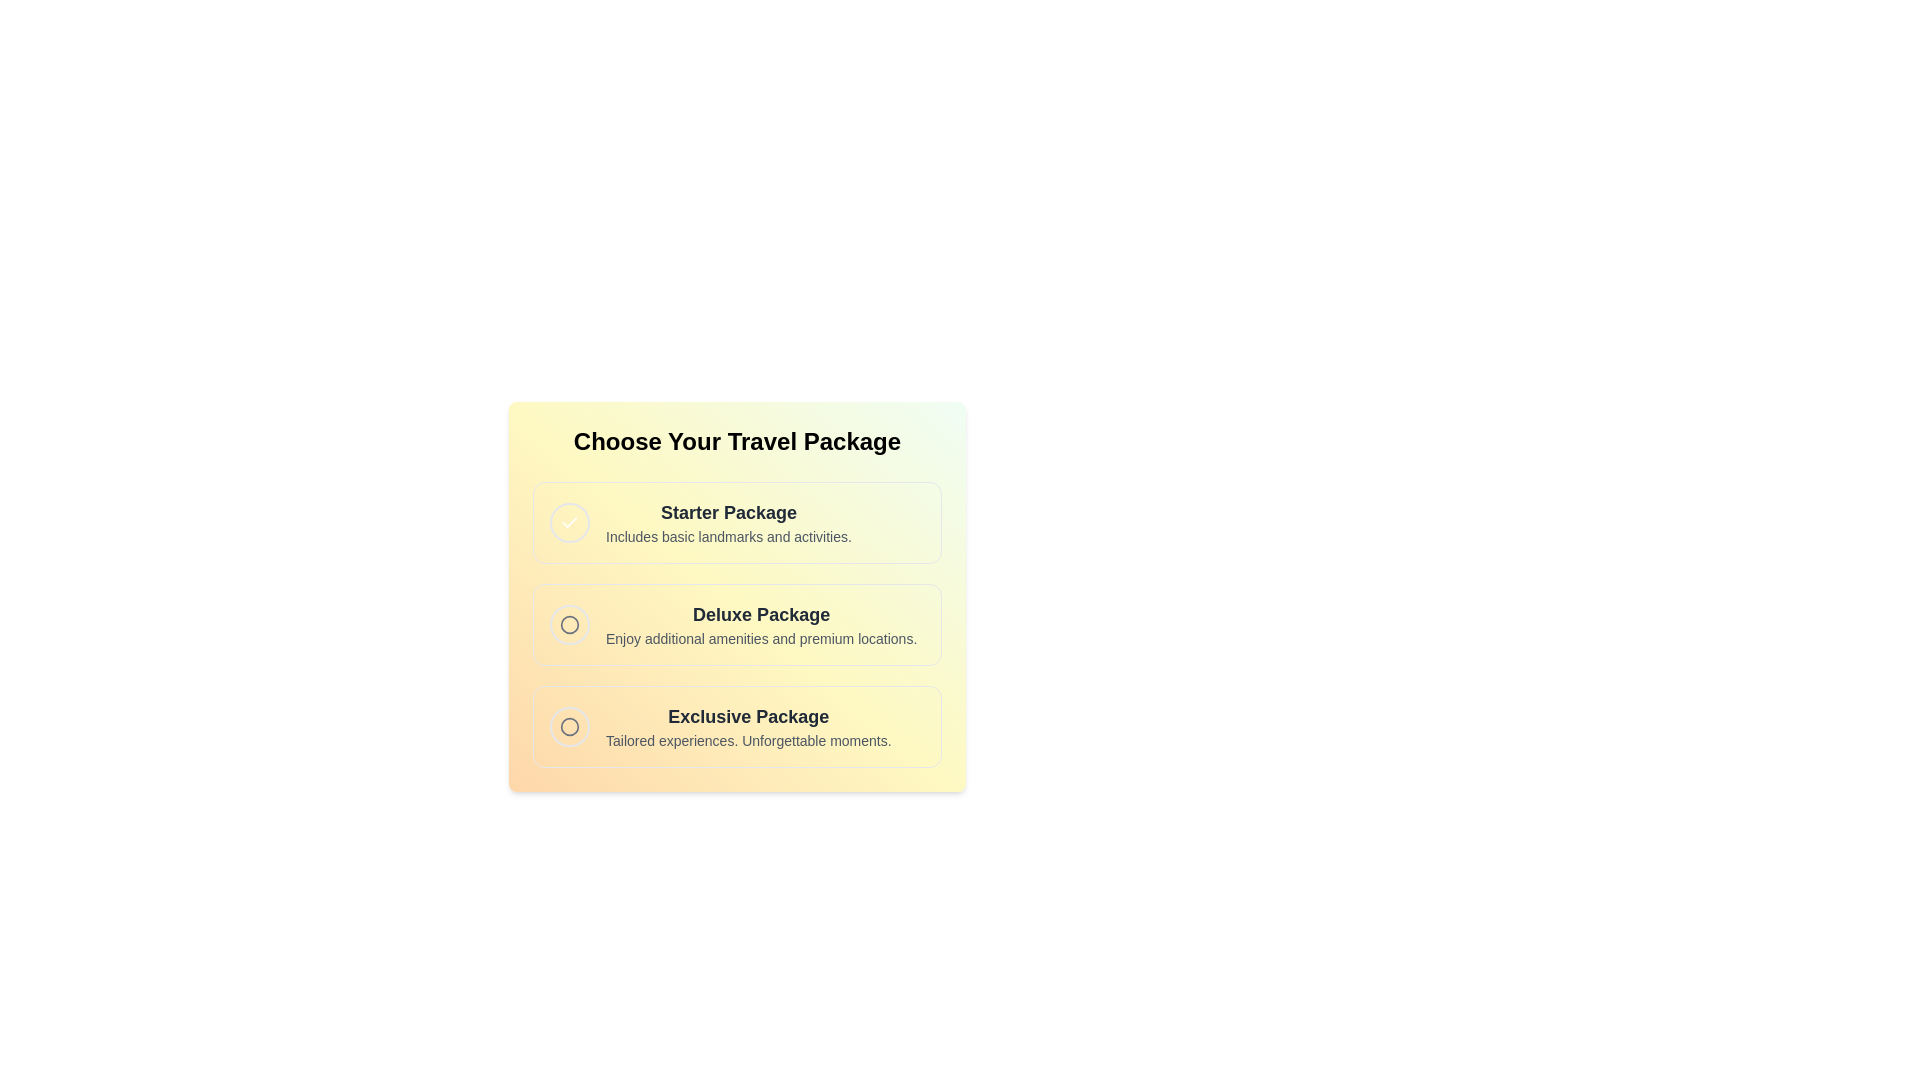 This screenshot has height=1080, width=1920. I want to click on the supplementary descriptive text about the 'Deluxe Package' located below the header text within the selection card, so click(760, 639).